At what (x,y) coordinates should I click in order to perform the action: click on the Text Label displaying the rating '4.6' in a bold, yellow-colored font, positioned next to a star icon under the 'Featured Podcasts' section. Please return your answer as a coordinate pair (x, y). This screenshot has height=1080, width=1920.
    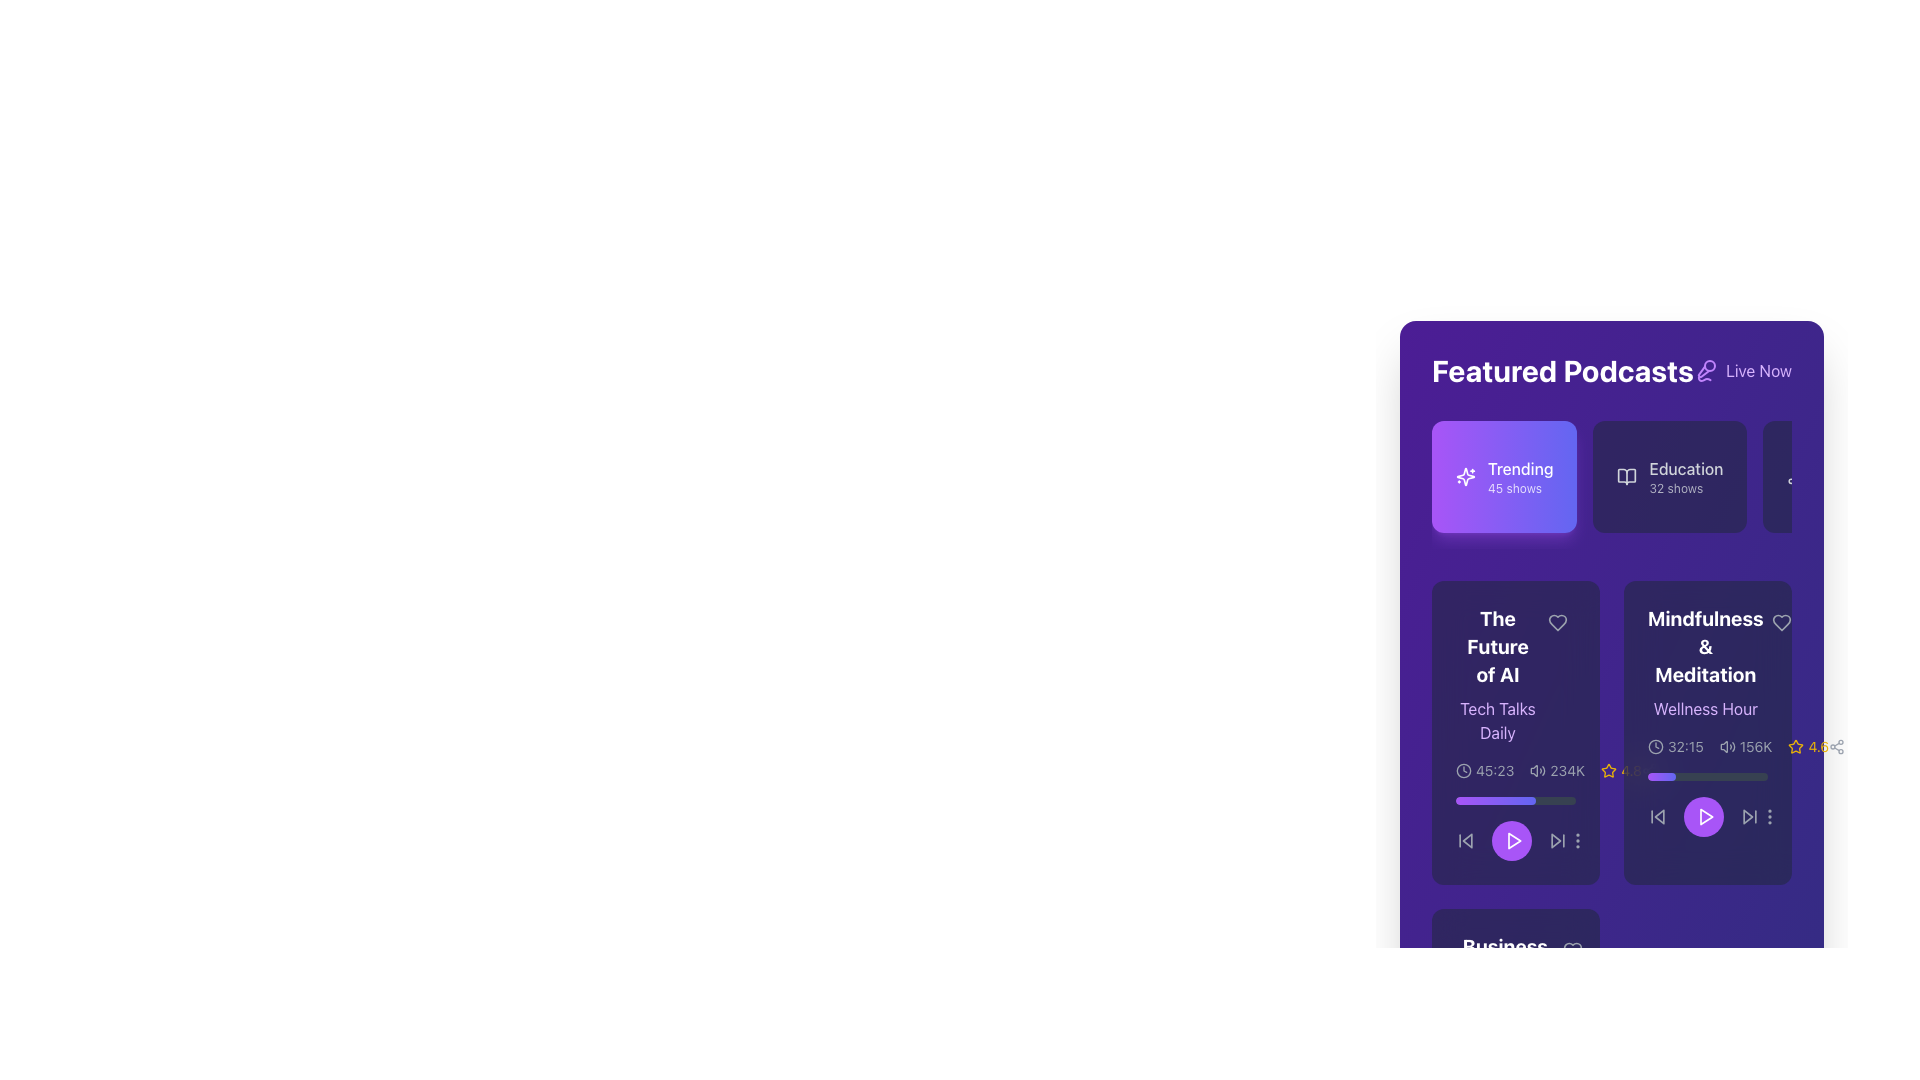
    Looking at the image, I should click on (1818, 747).